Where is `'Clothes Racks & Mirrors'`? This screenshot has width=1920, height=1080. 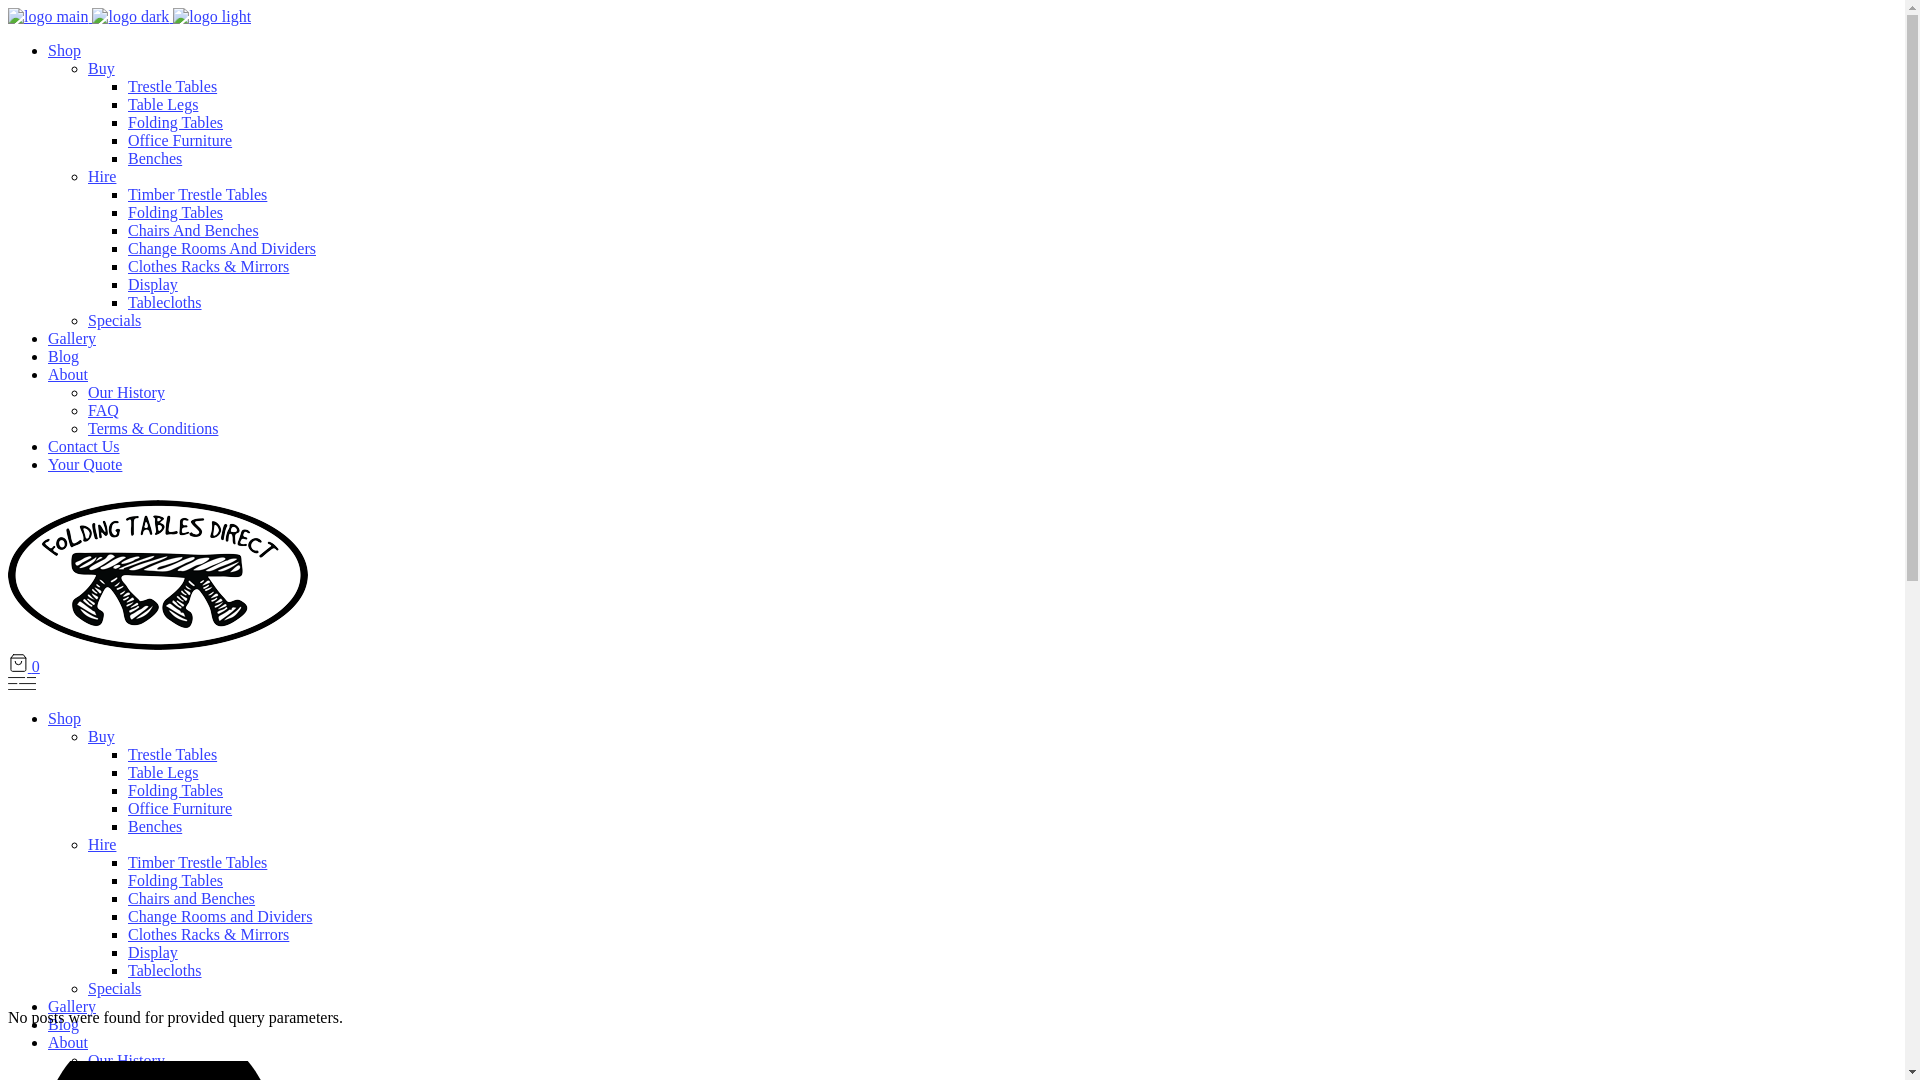 'Clothes Racks & Mirrors' is located at coordinates (208, 934).